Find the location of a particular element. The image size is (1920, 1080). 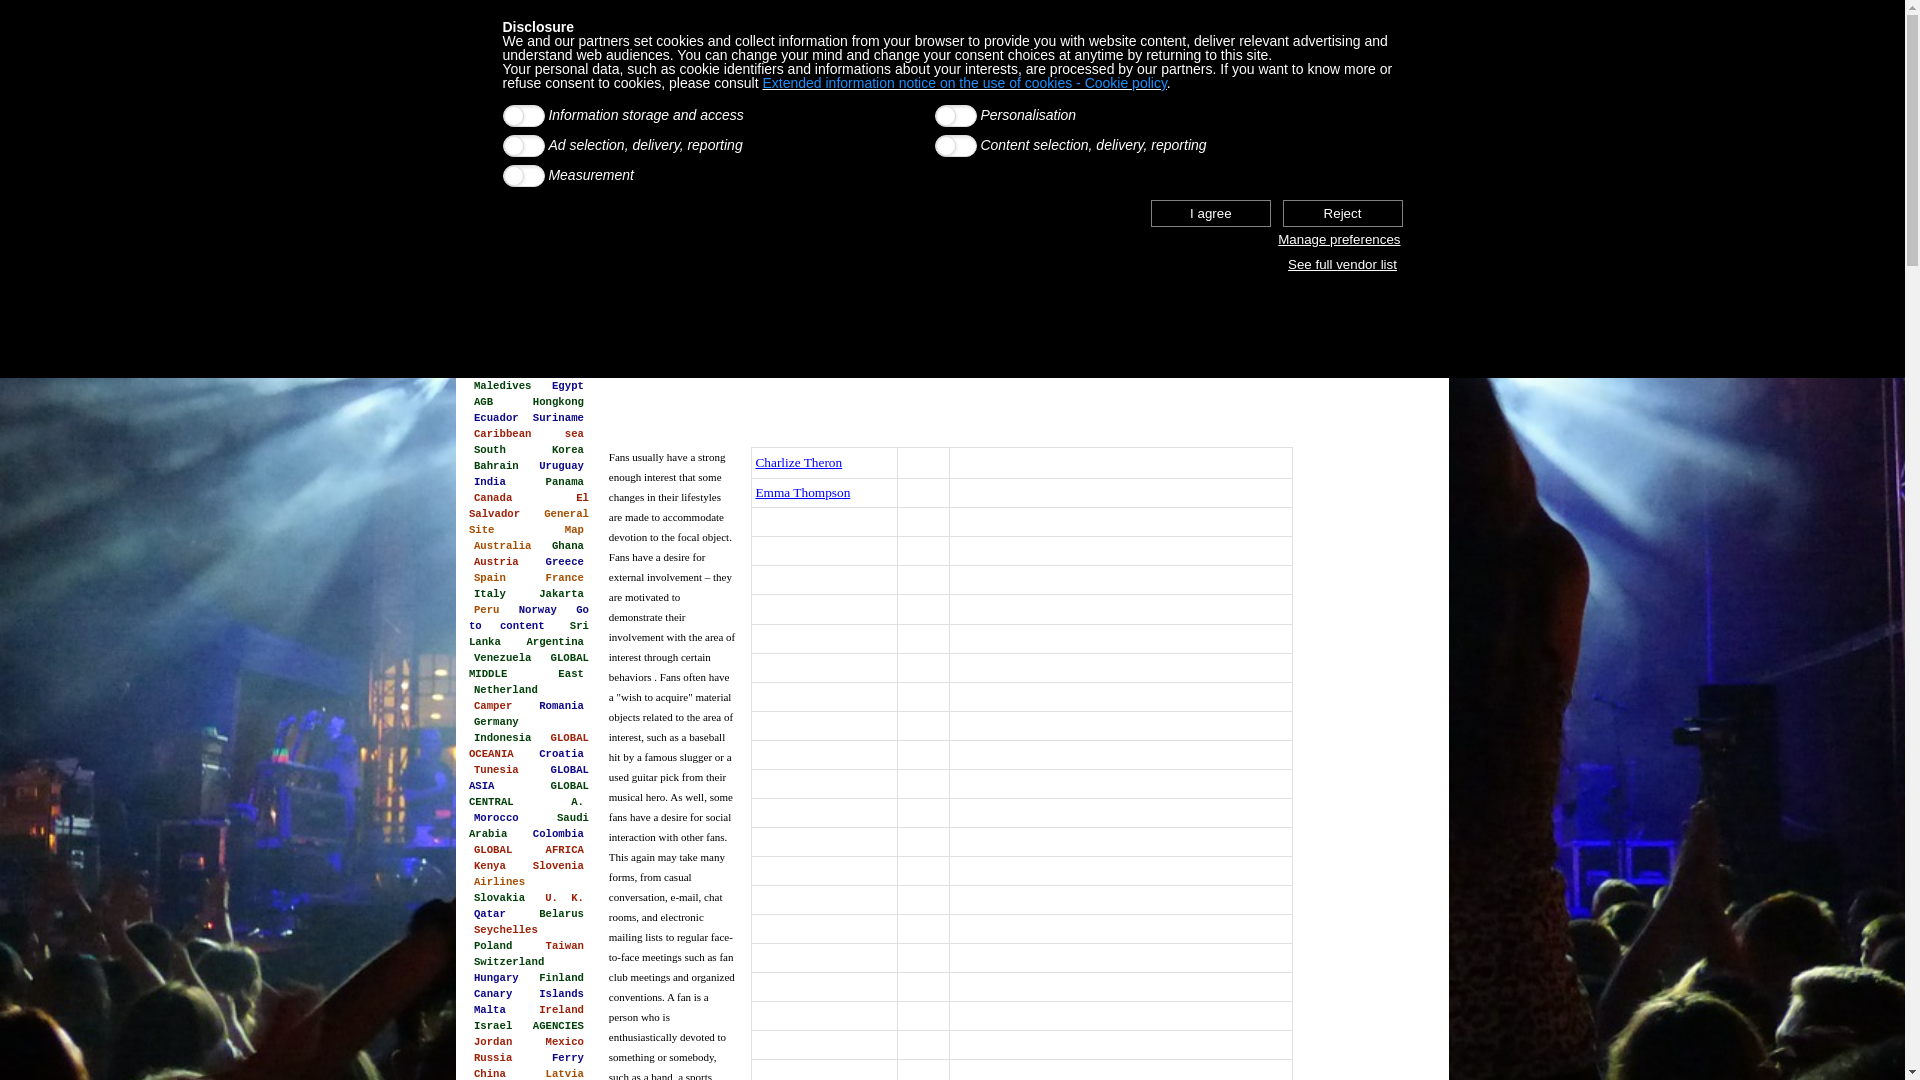

'Norway' is located at coordinates (537, 608).